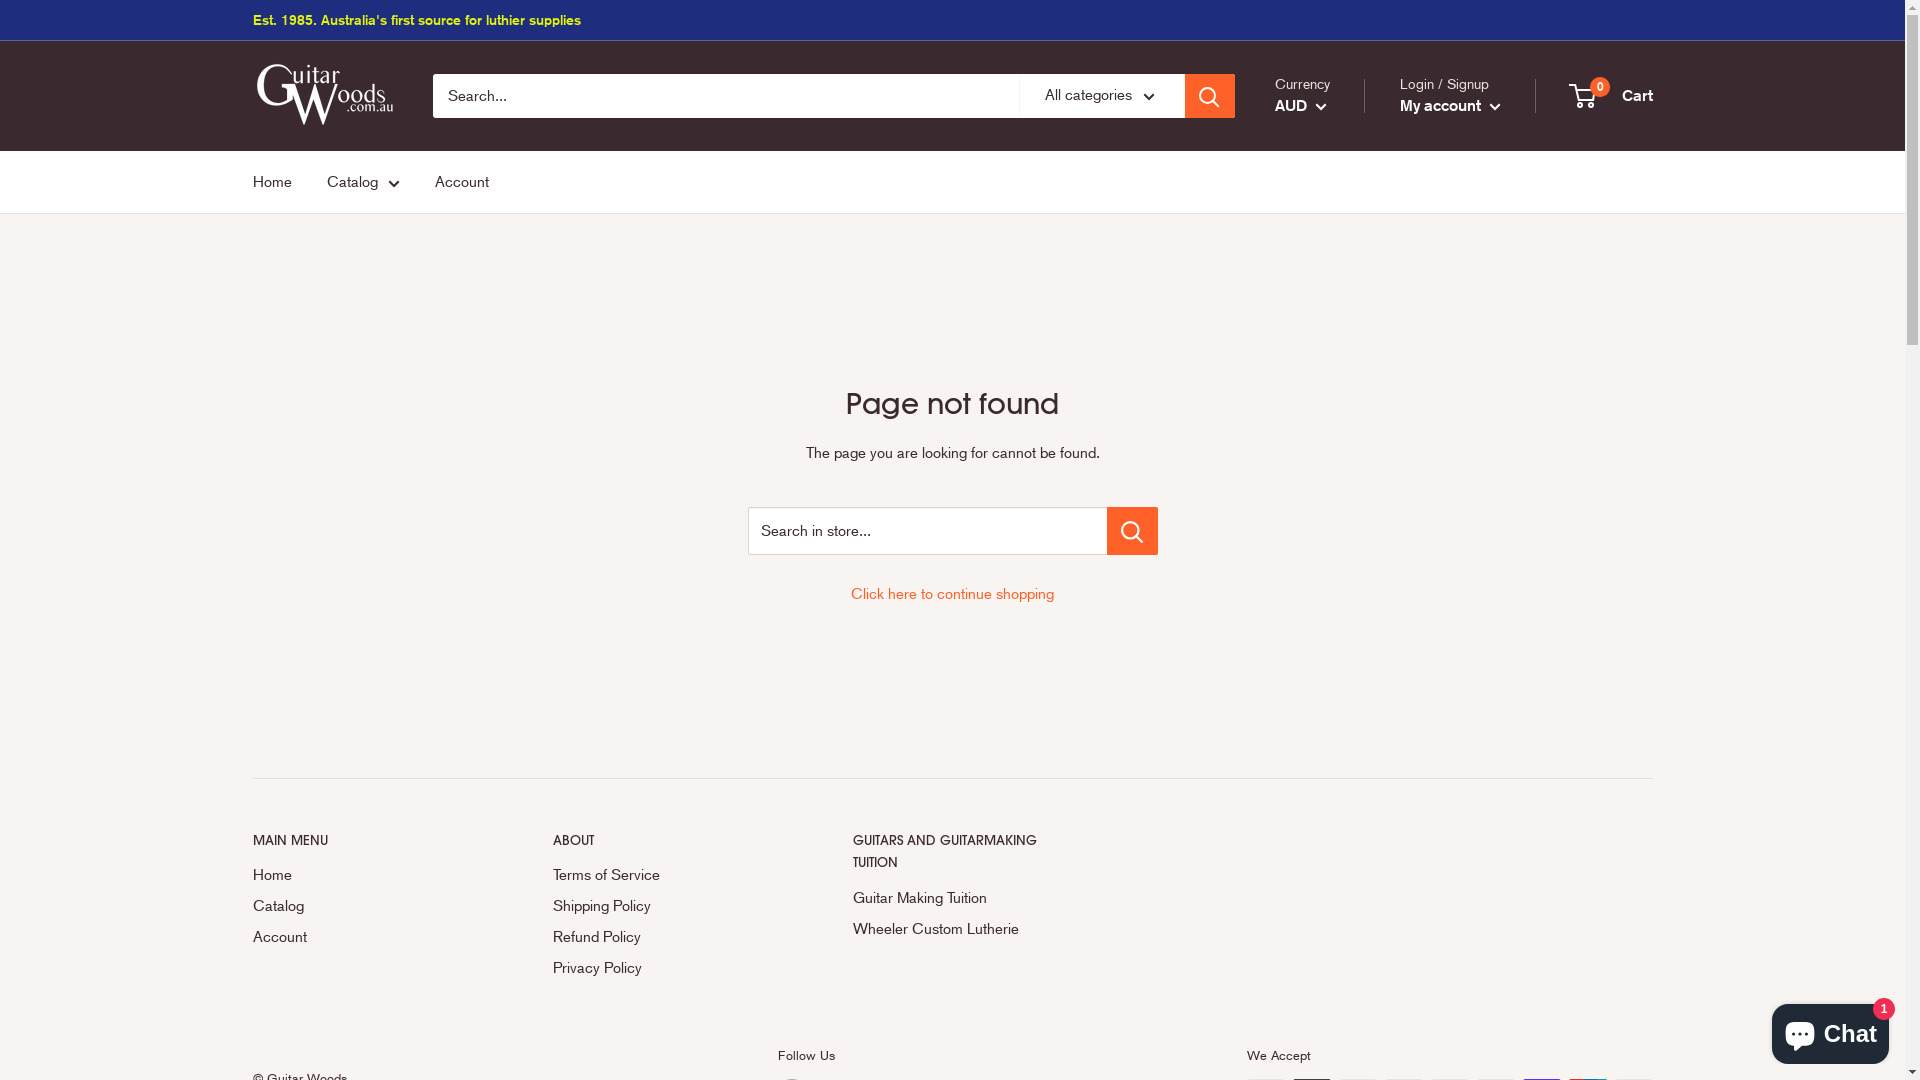 Image resolution: width=1920 pixels, height=1080 pixels. What do you see at coordinates (1830, 1029) in the screenshot?
I see `'Shopify online store chat'` at bounding box center [1830, 1029].